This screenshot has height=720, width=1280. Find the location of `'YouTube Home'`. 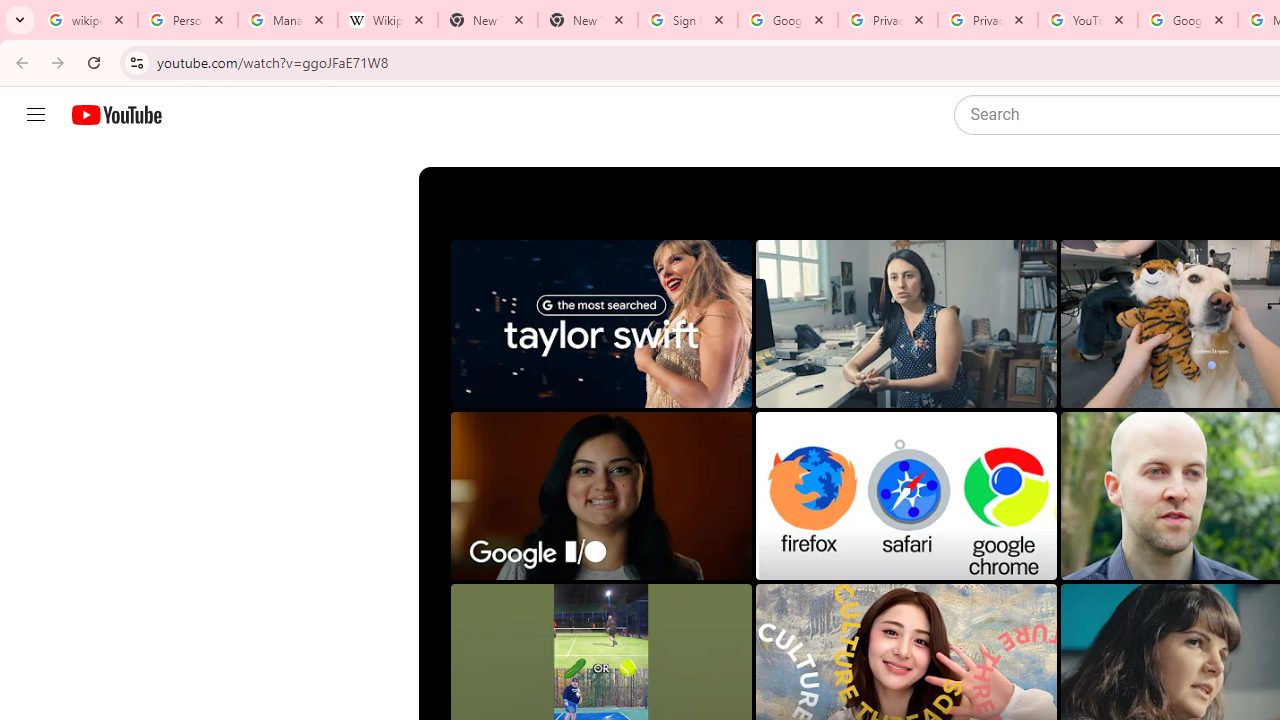

'YouTube Home' is located at coordinates (115, 115).